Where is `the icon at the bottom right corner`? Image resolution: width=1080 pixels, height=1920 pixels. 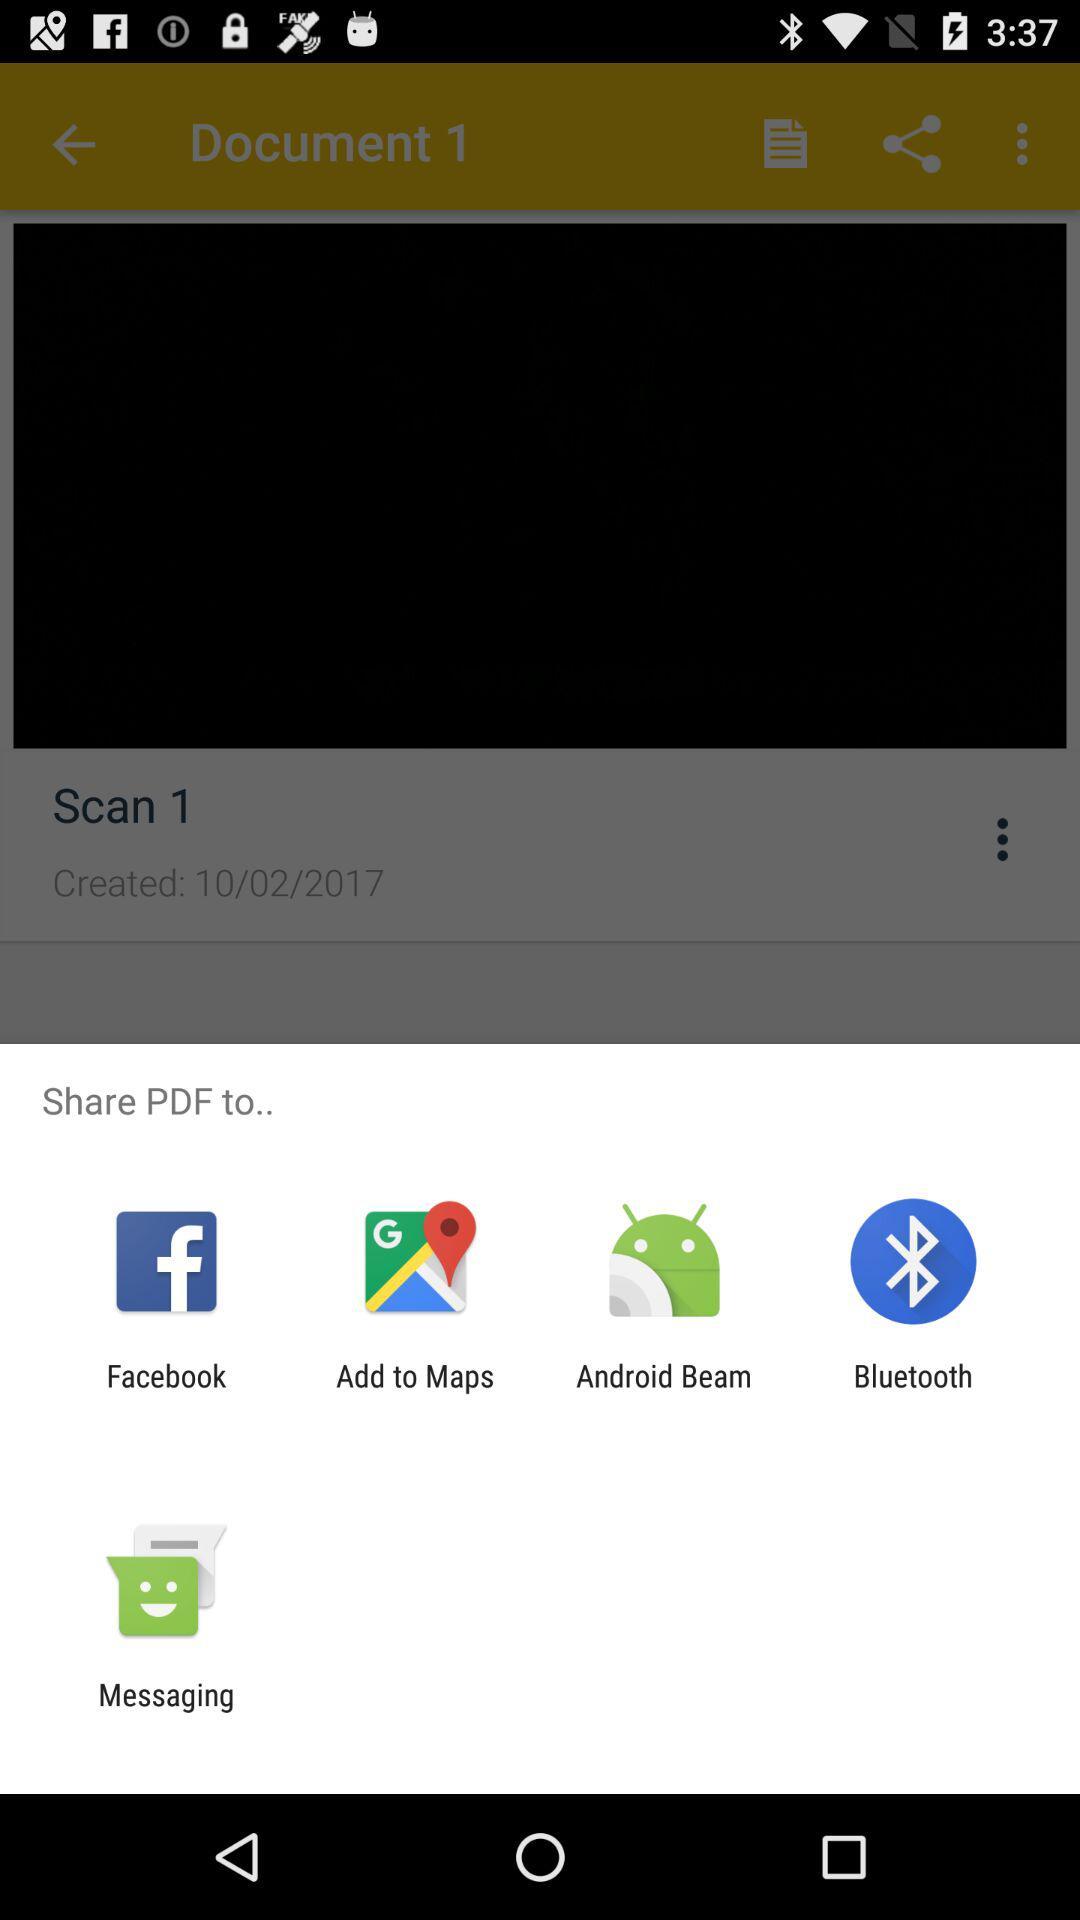
the icon at the bottom right corner is located at coordinates (913, 1392).